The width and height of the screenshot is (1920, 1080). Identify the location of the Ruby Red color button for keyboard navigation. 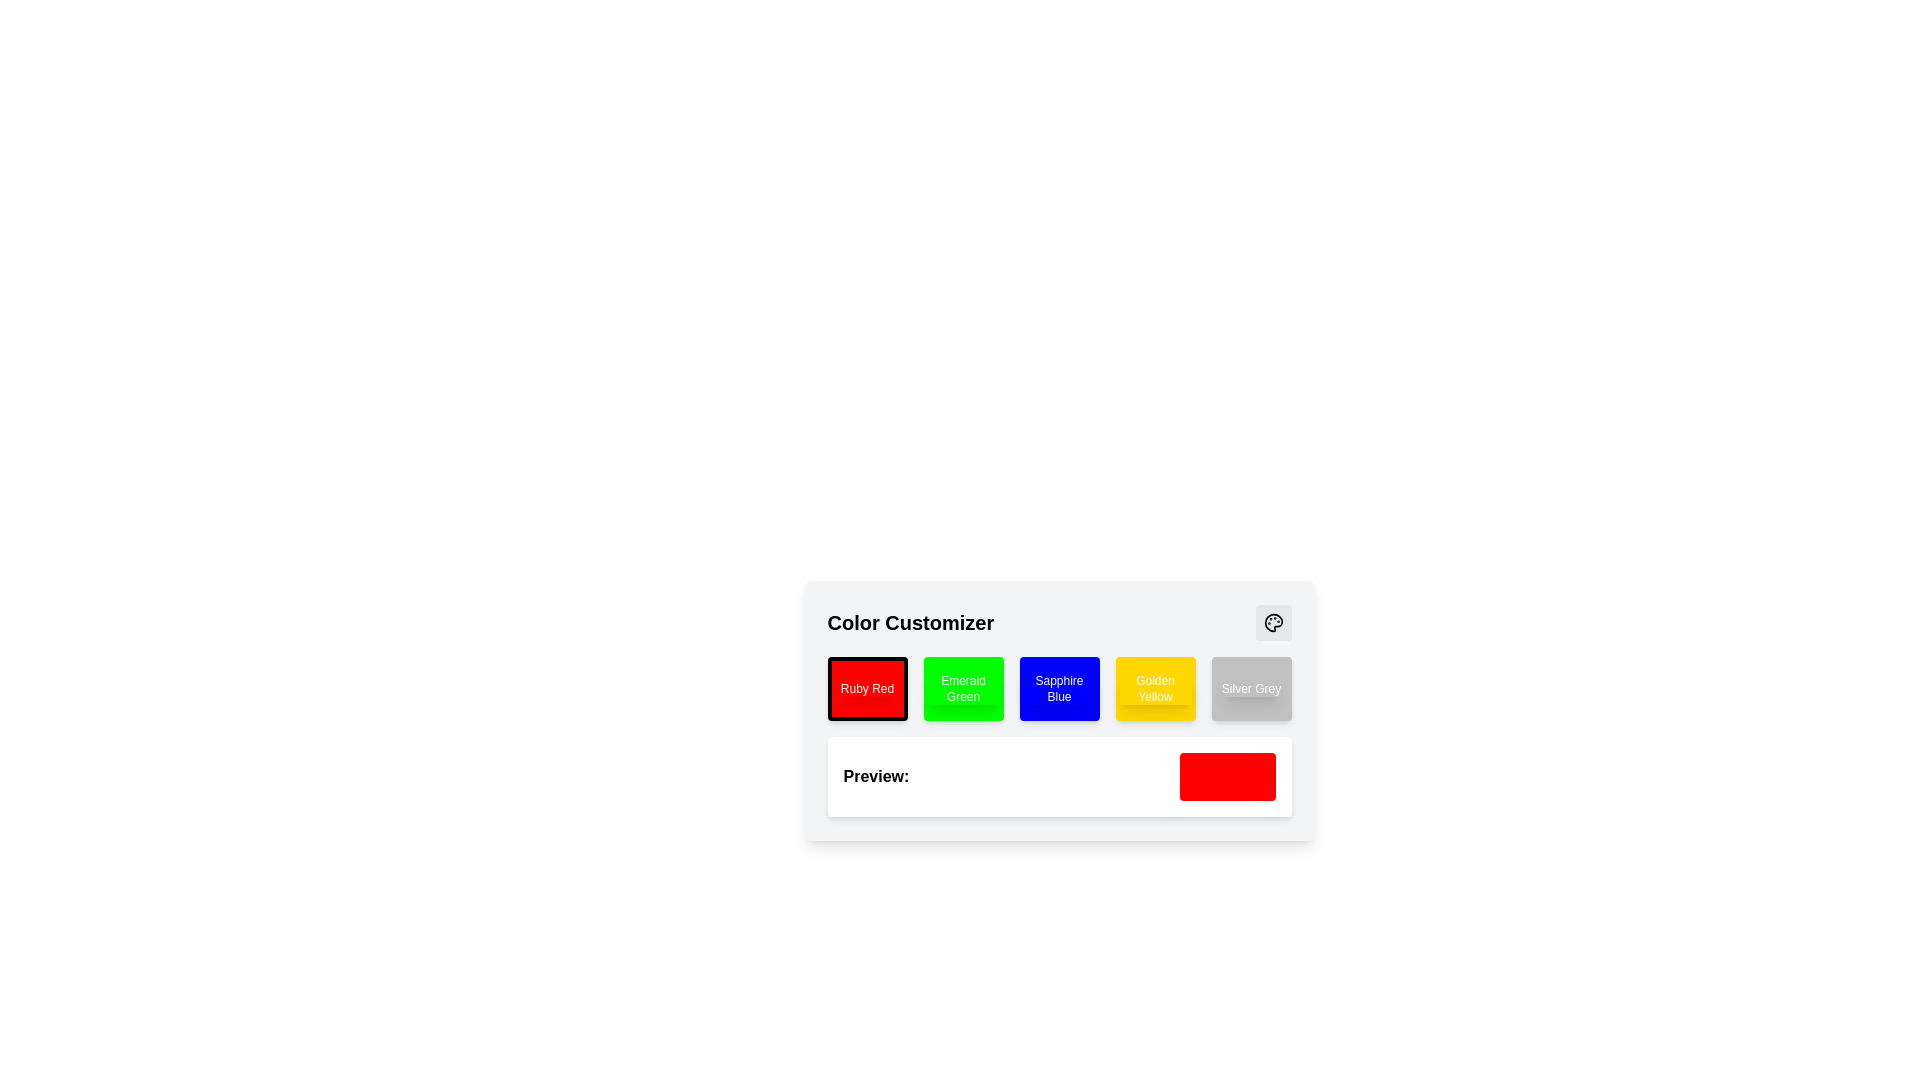
(867, 688).